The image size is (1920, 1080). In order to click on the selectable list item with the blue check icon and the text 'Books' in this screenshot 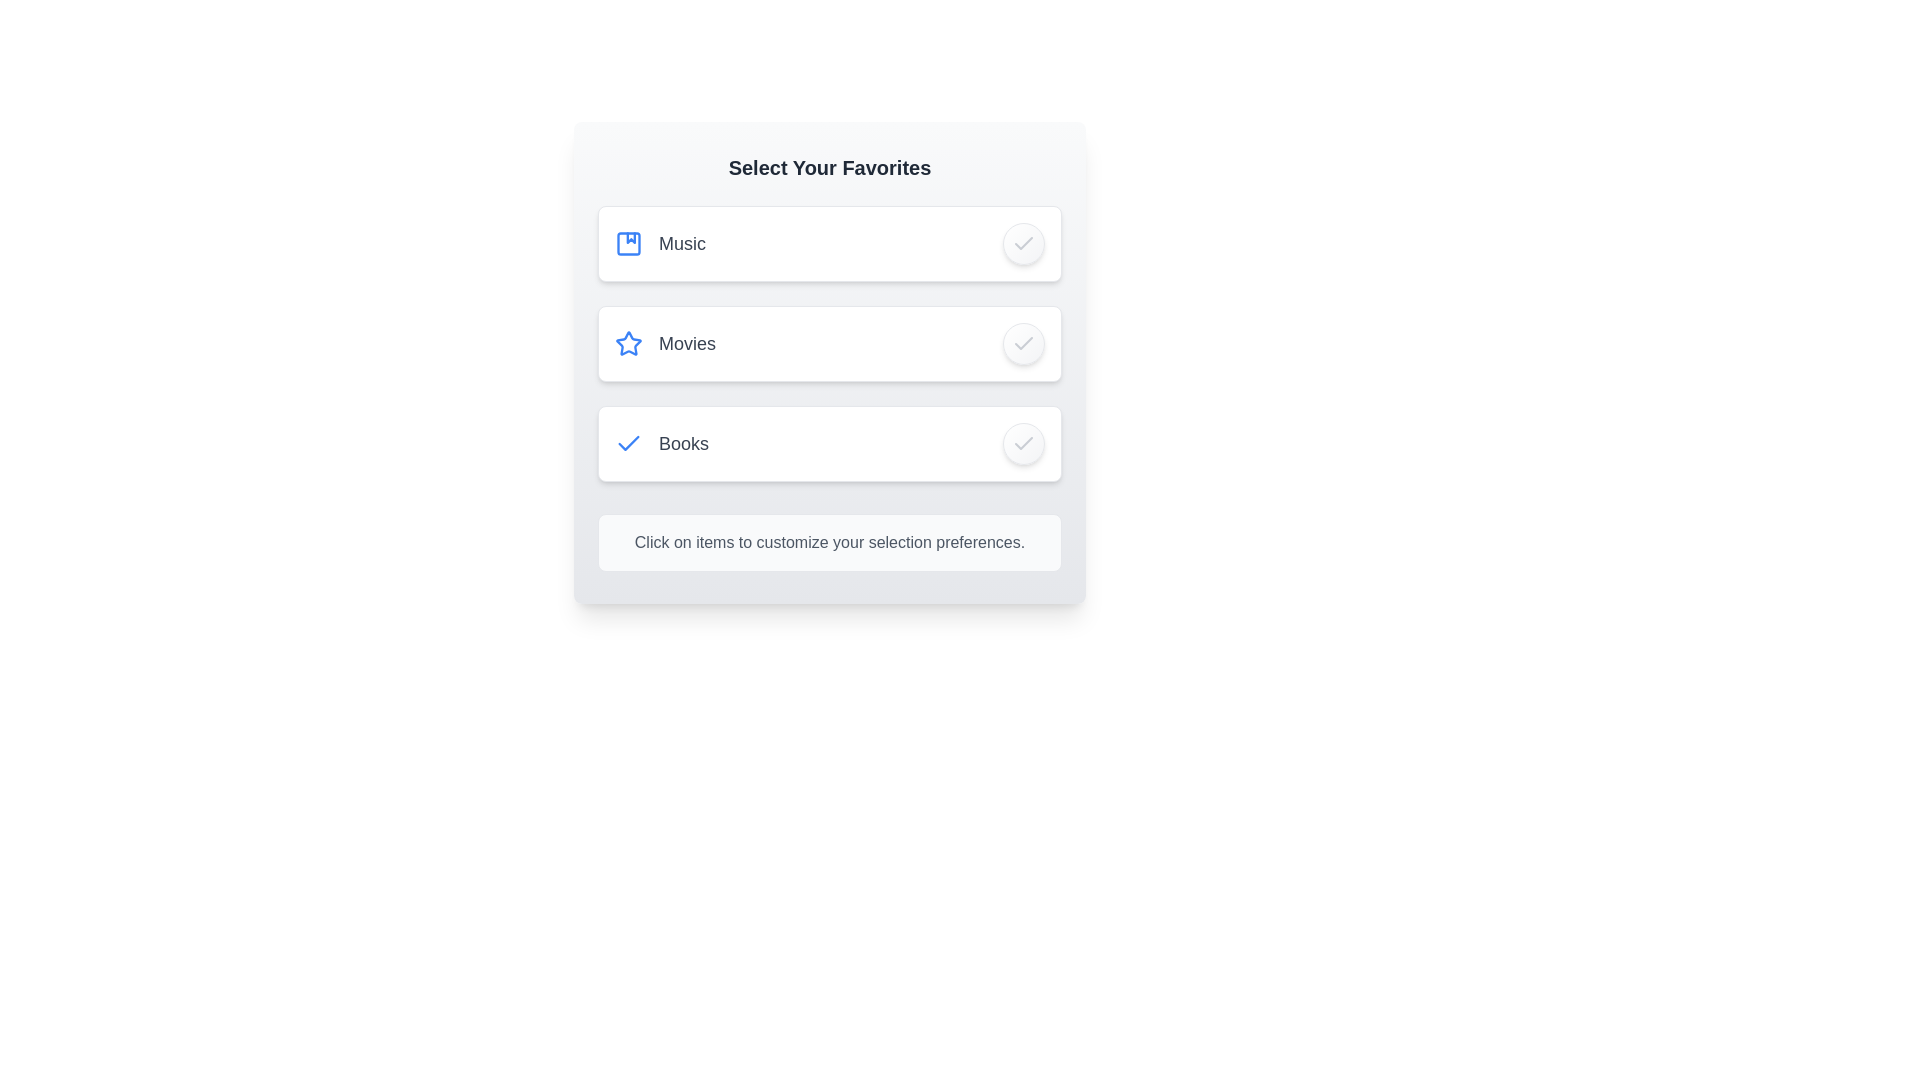, I will do `click(662, 442)`.